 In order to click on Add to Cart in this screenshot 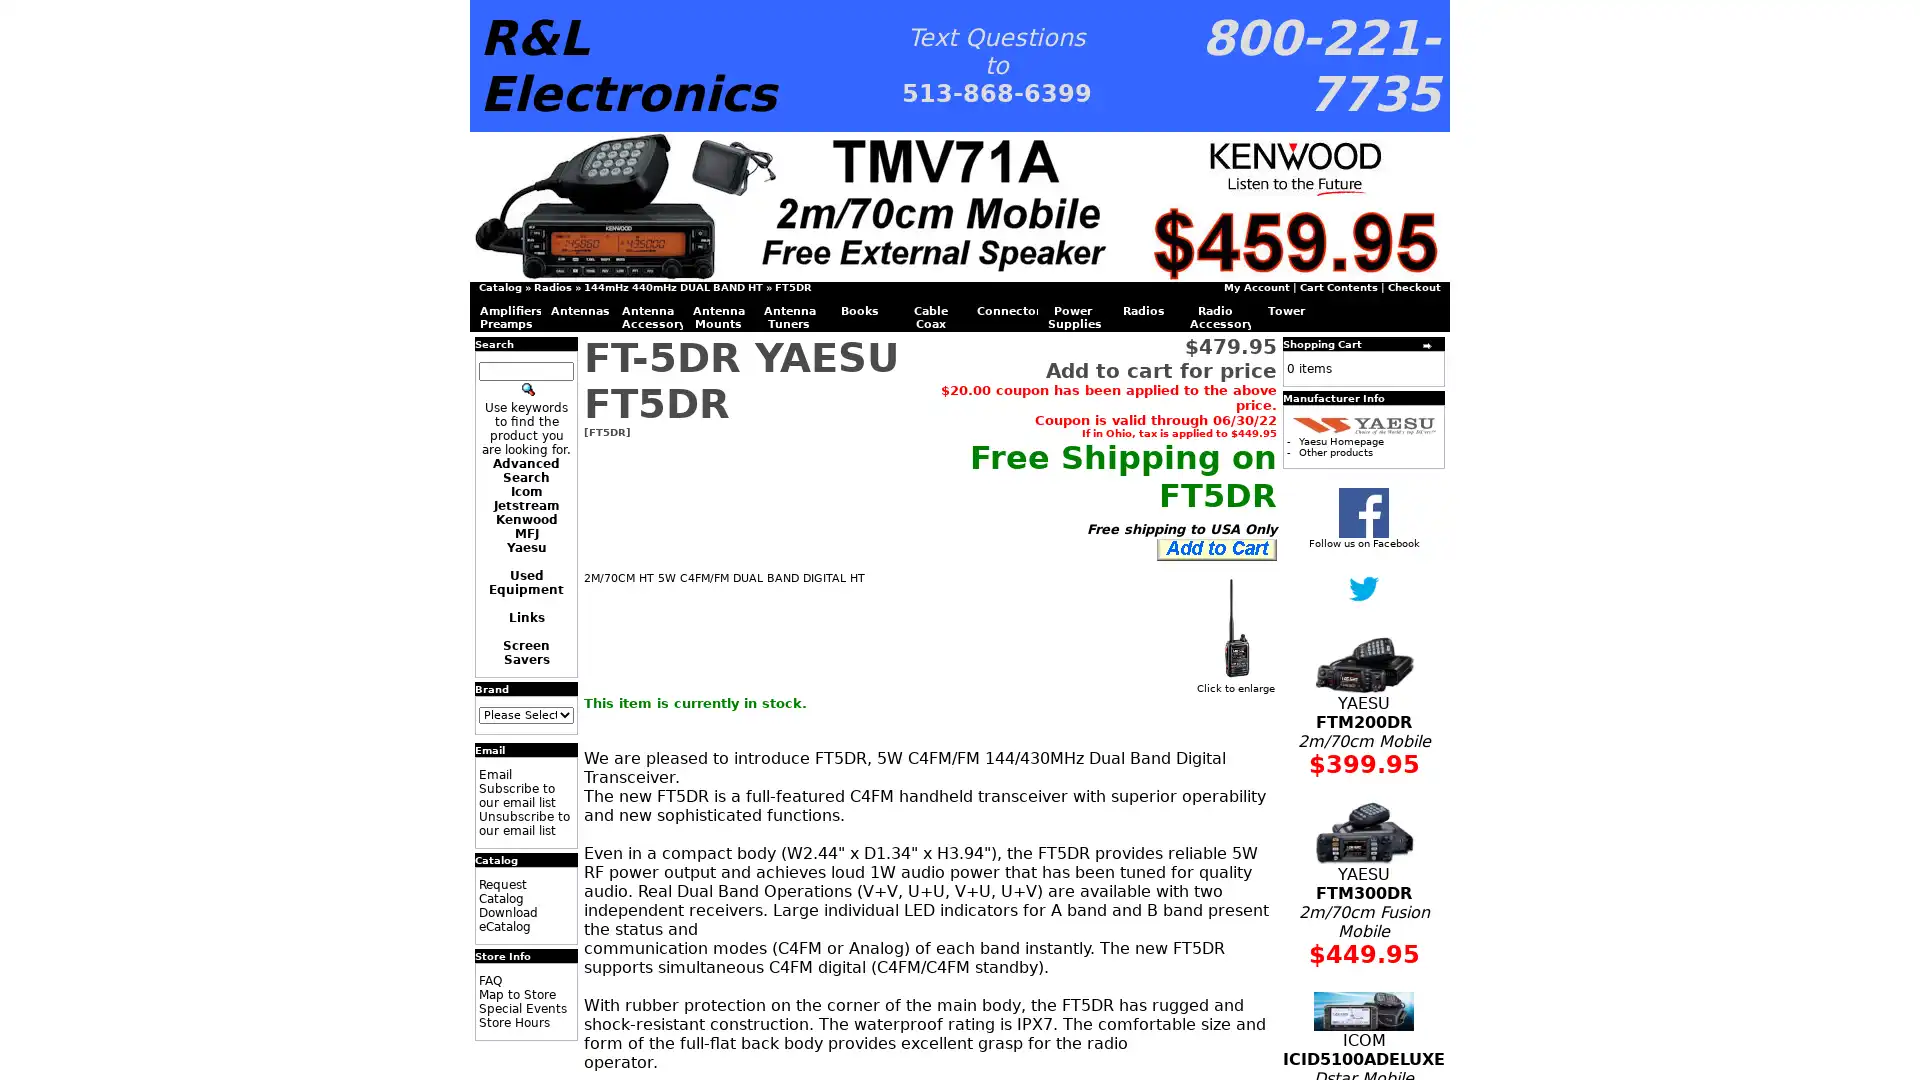, I will do `click(1216, 550)`.